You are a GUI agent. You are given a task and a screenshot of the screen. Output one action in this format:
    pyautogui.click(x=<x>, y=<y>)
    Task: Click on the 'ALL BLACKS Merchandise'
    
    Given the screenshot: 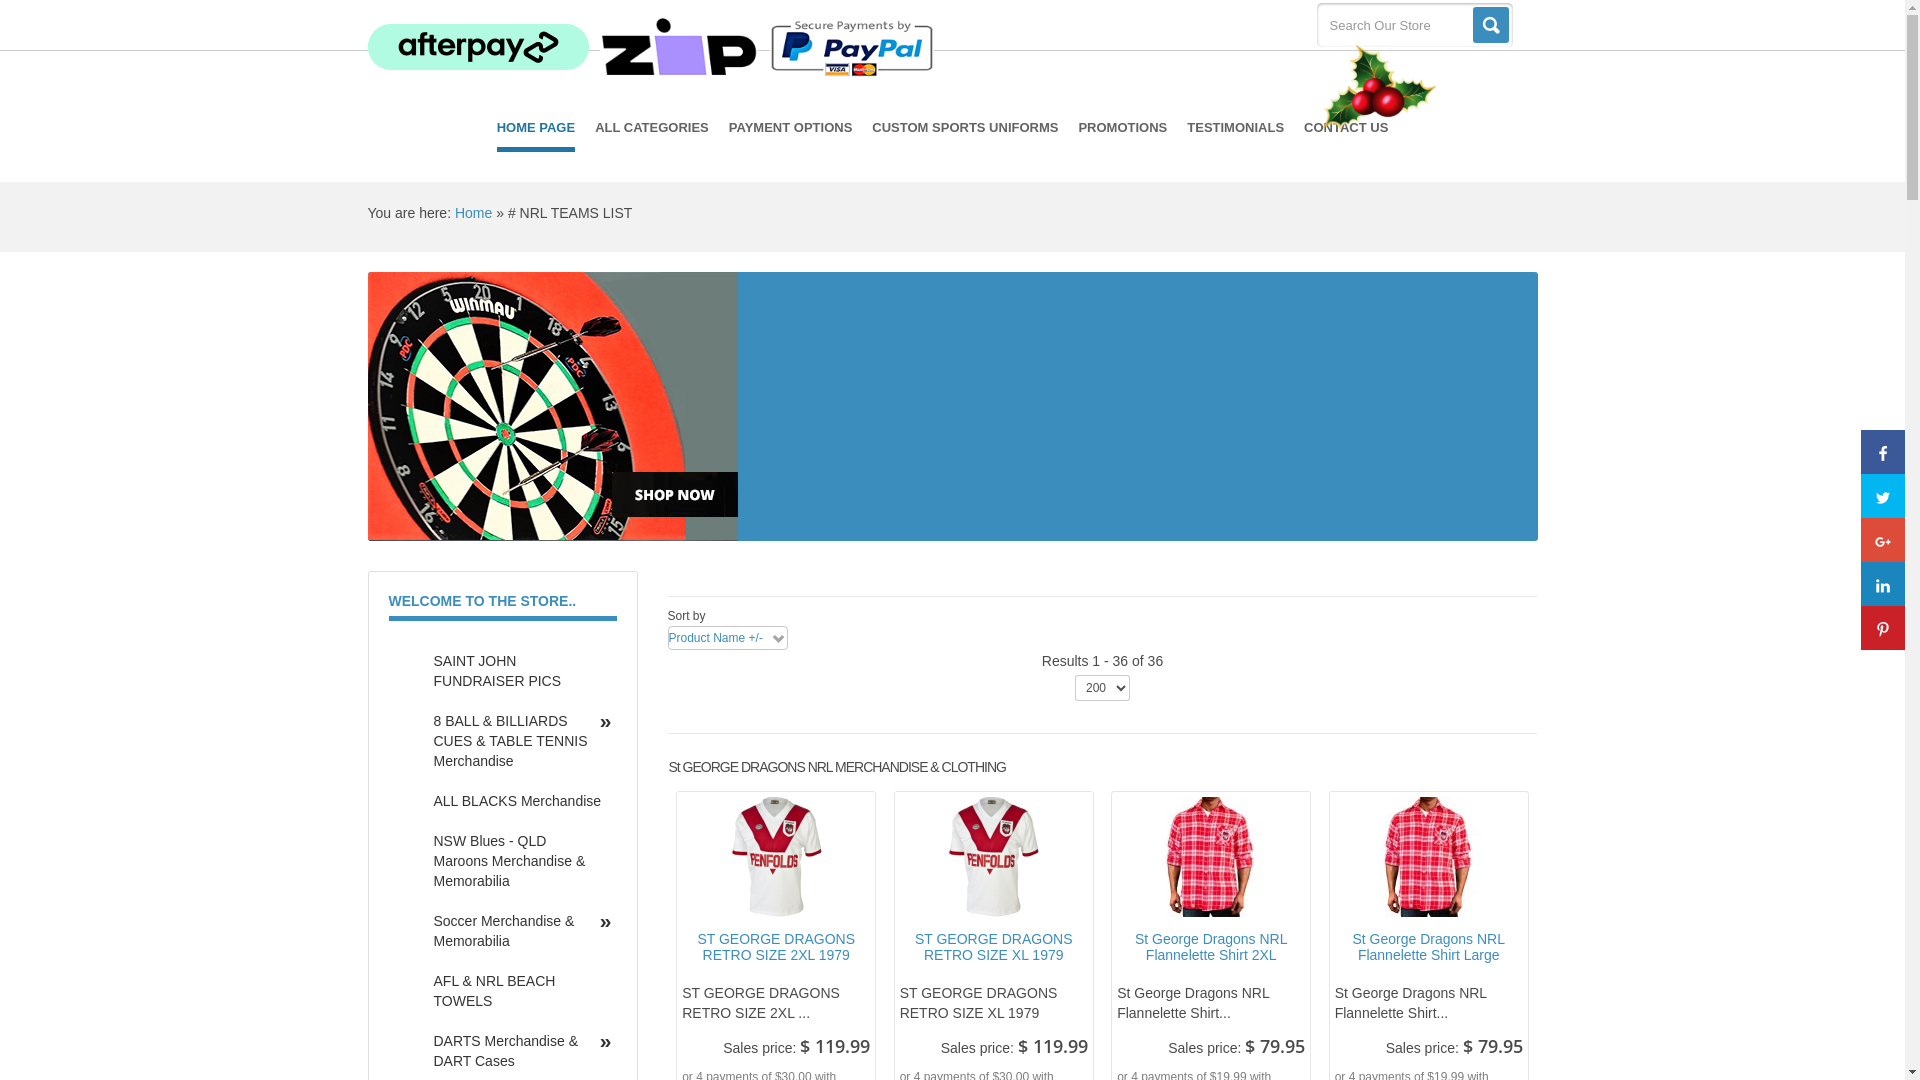 What is the action you would take?
    pyautogui.click(x=517, y=800)
    